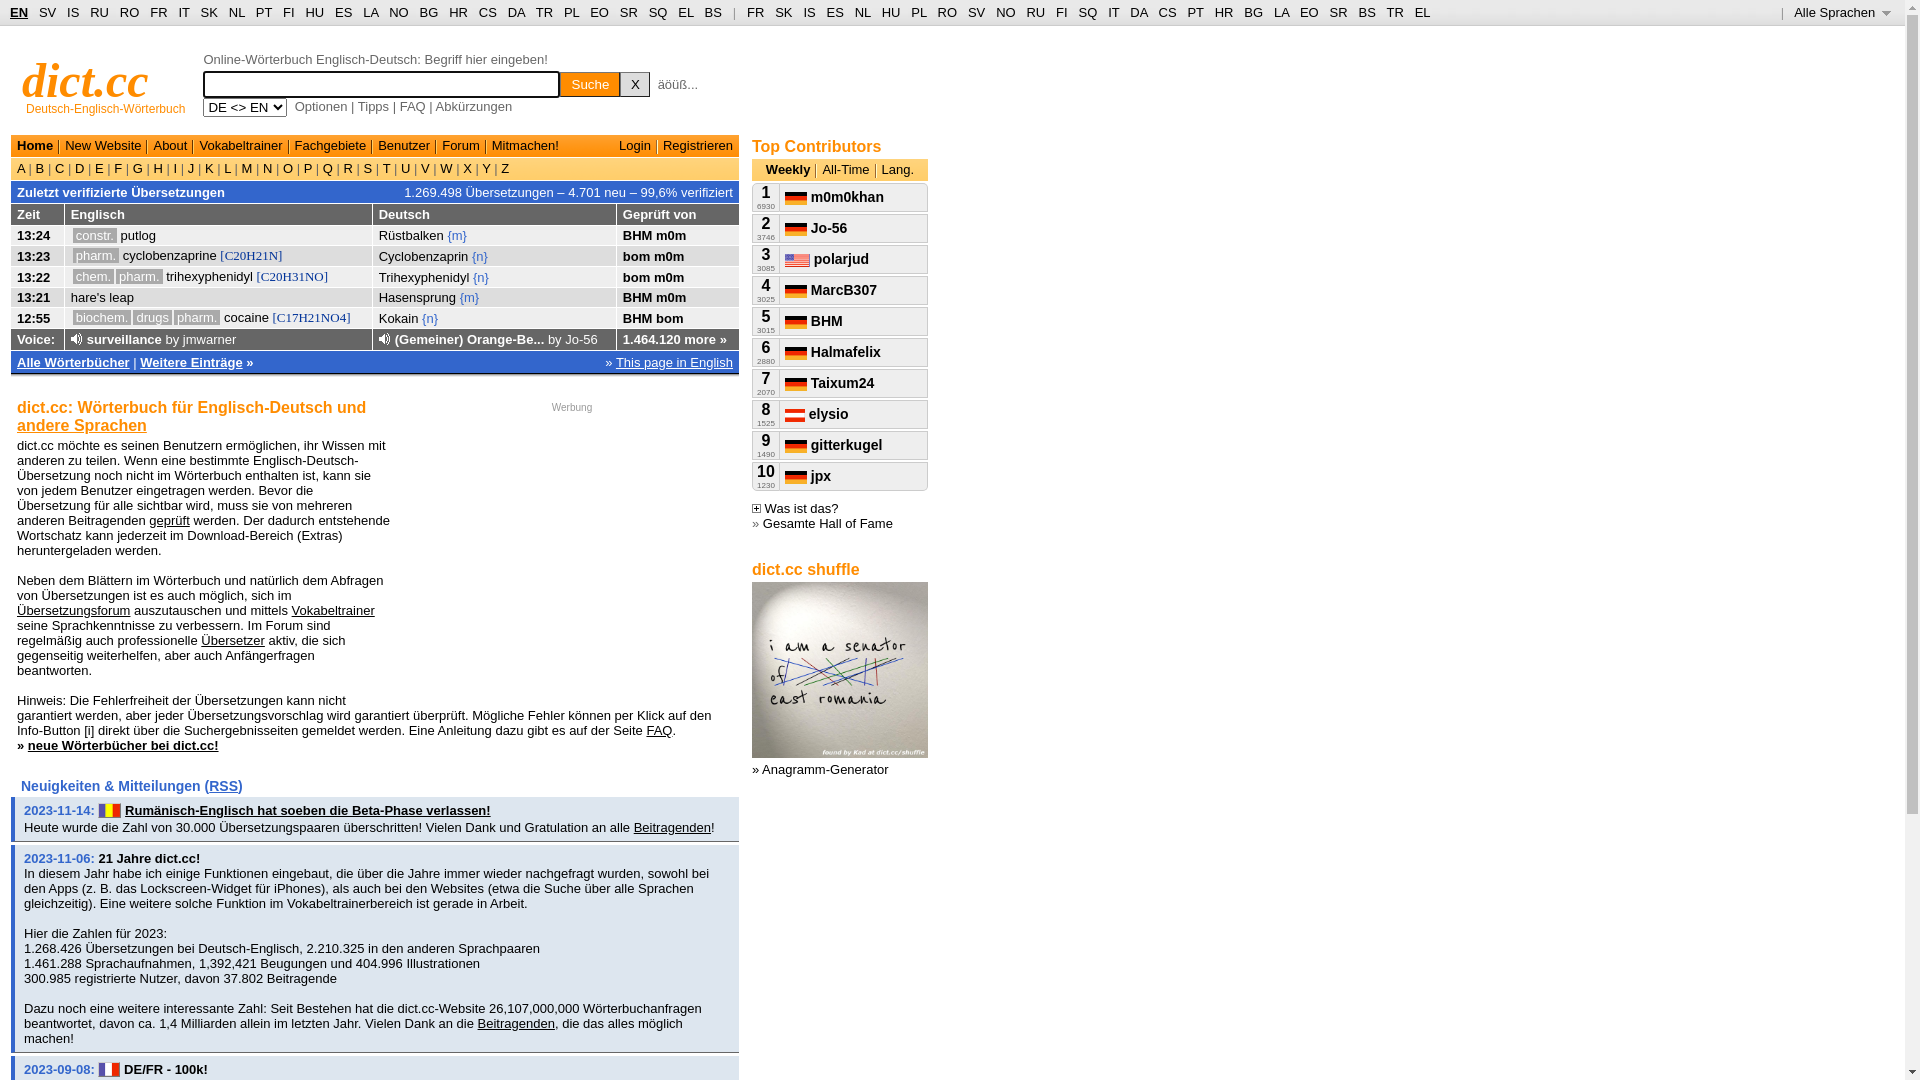 This screenshot has height=1080, width=1920. What do you see at coordinates (33, 234) in the screenshot?
I see `'13:24'` at bounding box center [33, 234].